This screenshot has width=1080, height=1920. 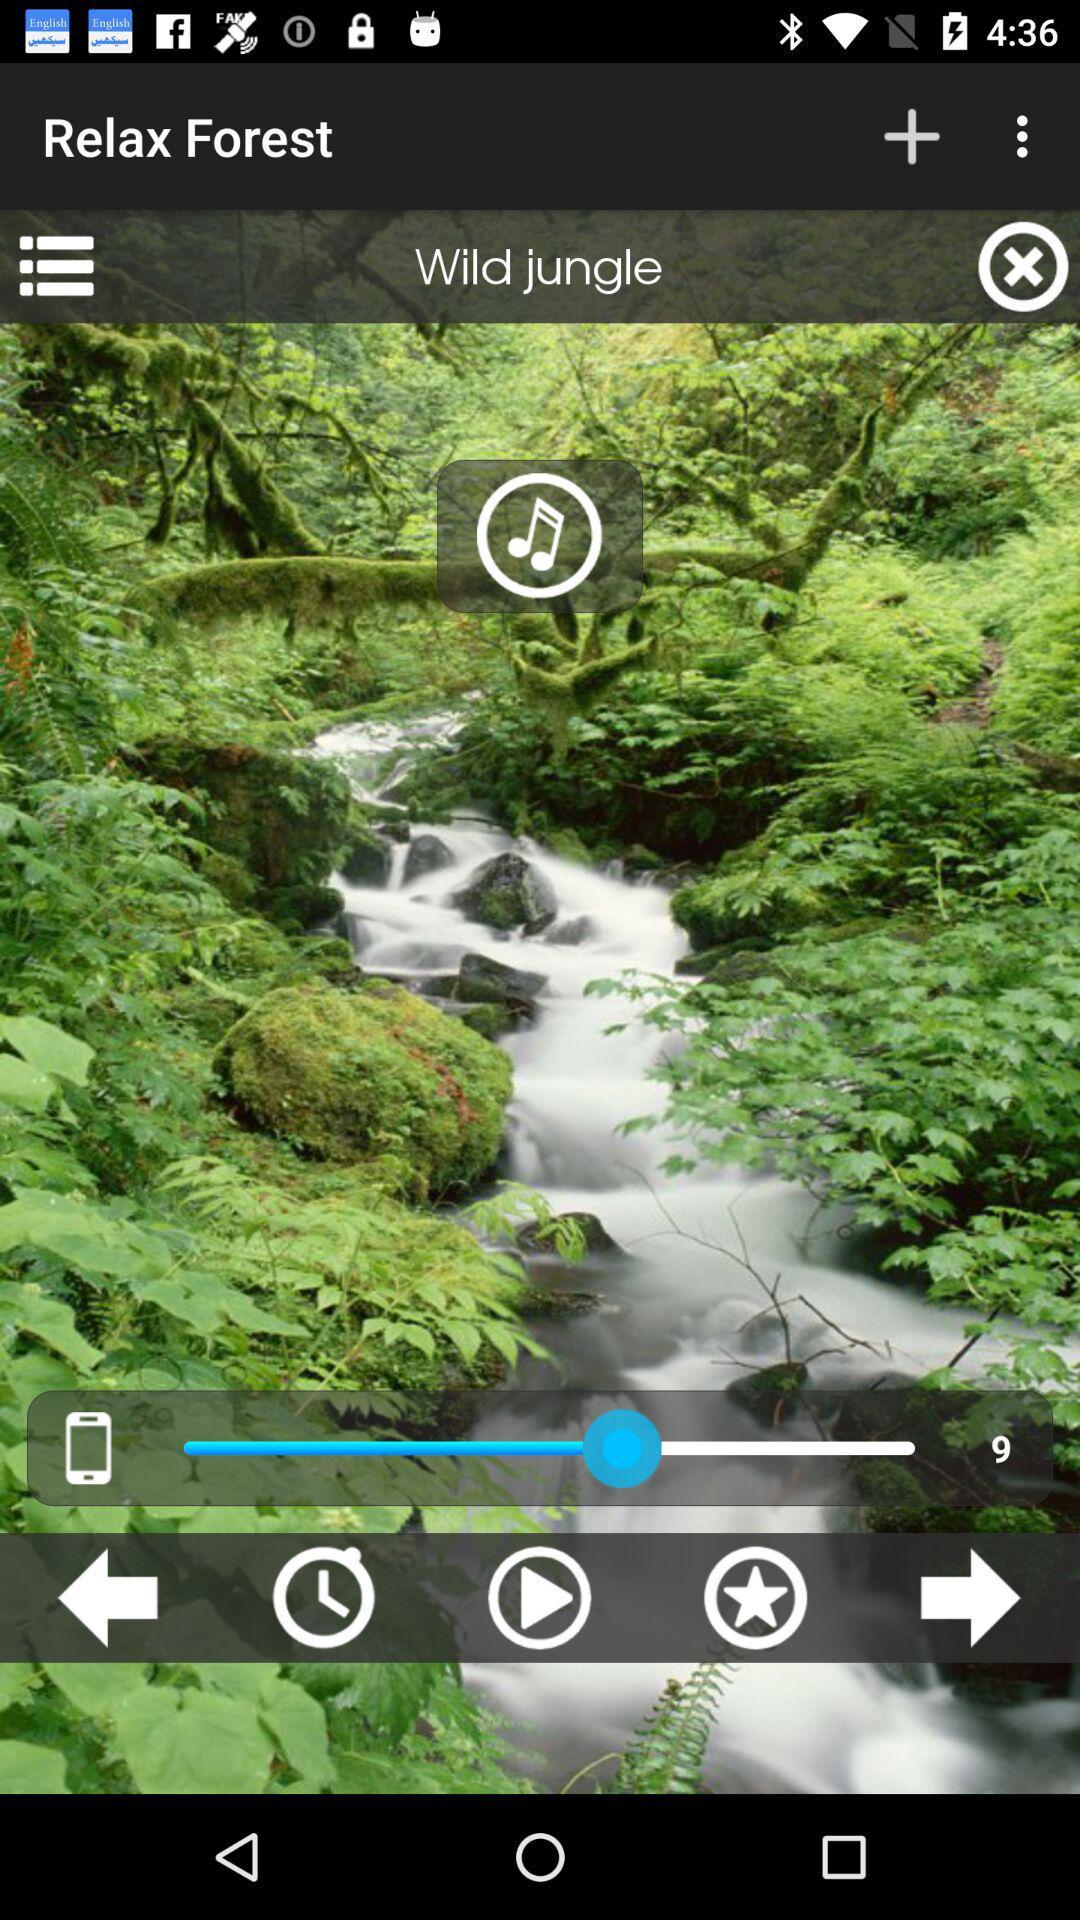 I want to click on the close icon, so click(x=1023, y=265).